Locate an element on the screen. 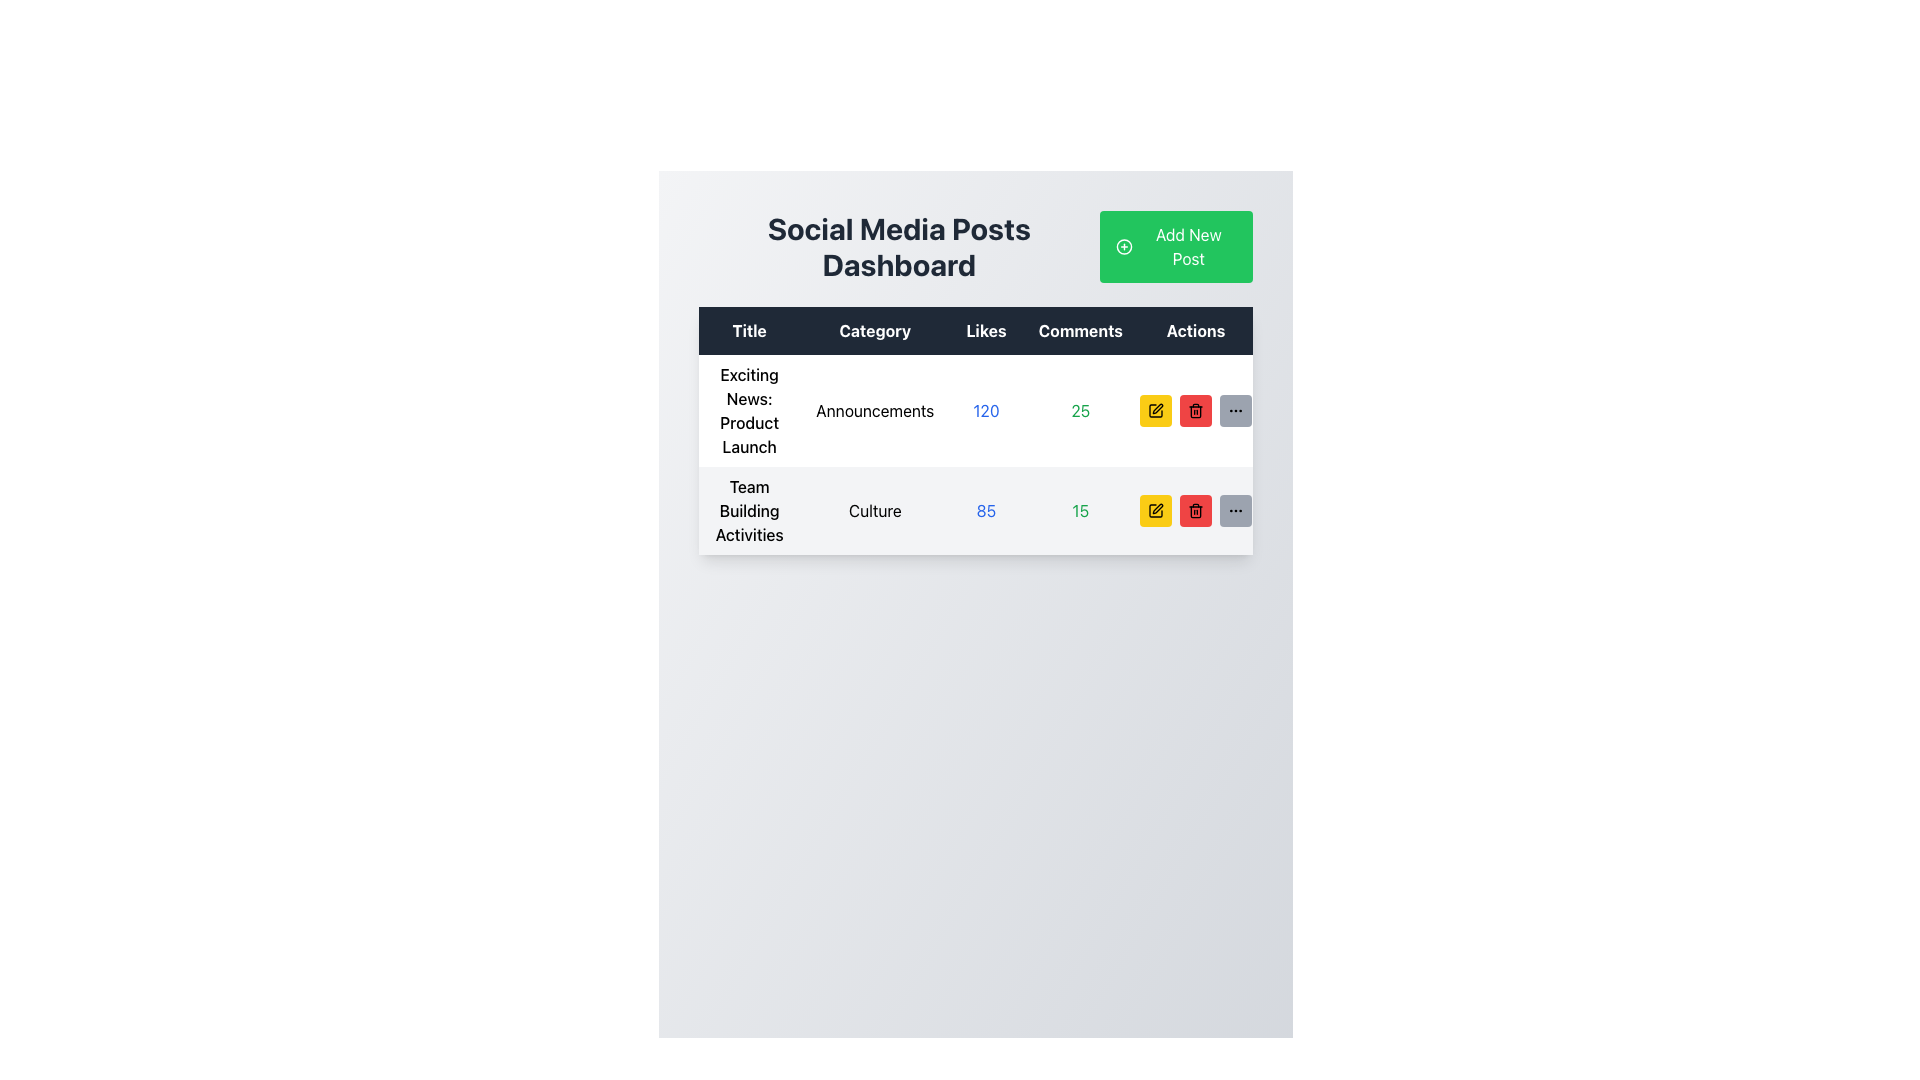  the small square-shaped icon with a yellow background and black diagonal lines located within the 'Edit' button of the 'Team Building Activities' entry in the 'Actions' column is located at coordinates (1156, 410).